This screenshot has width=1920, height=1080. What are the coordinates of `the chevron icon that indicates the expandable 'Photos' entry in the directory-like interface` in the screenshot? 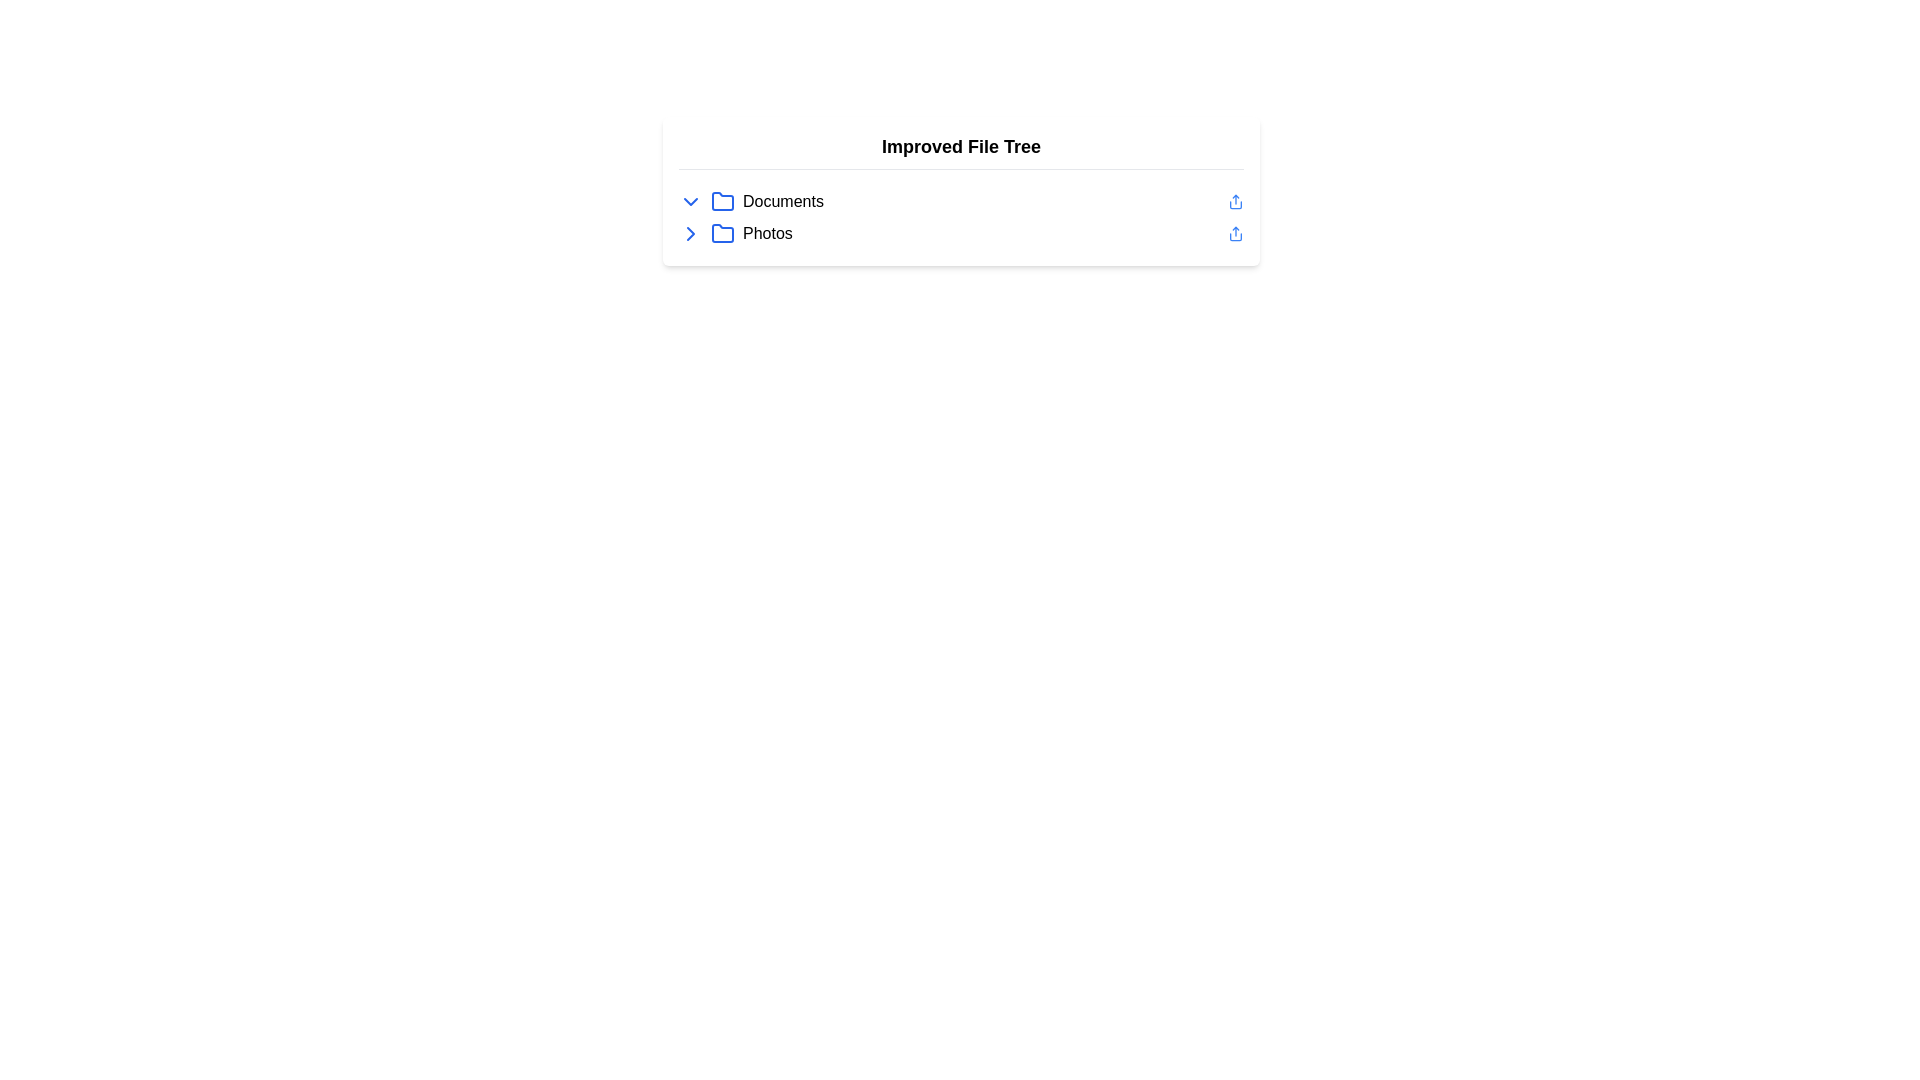 It's located at (691, 233).